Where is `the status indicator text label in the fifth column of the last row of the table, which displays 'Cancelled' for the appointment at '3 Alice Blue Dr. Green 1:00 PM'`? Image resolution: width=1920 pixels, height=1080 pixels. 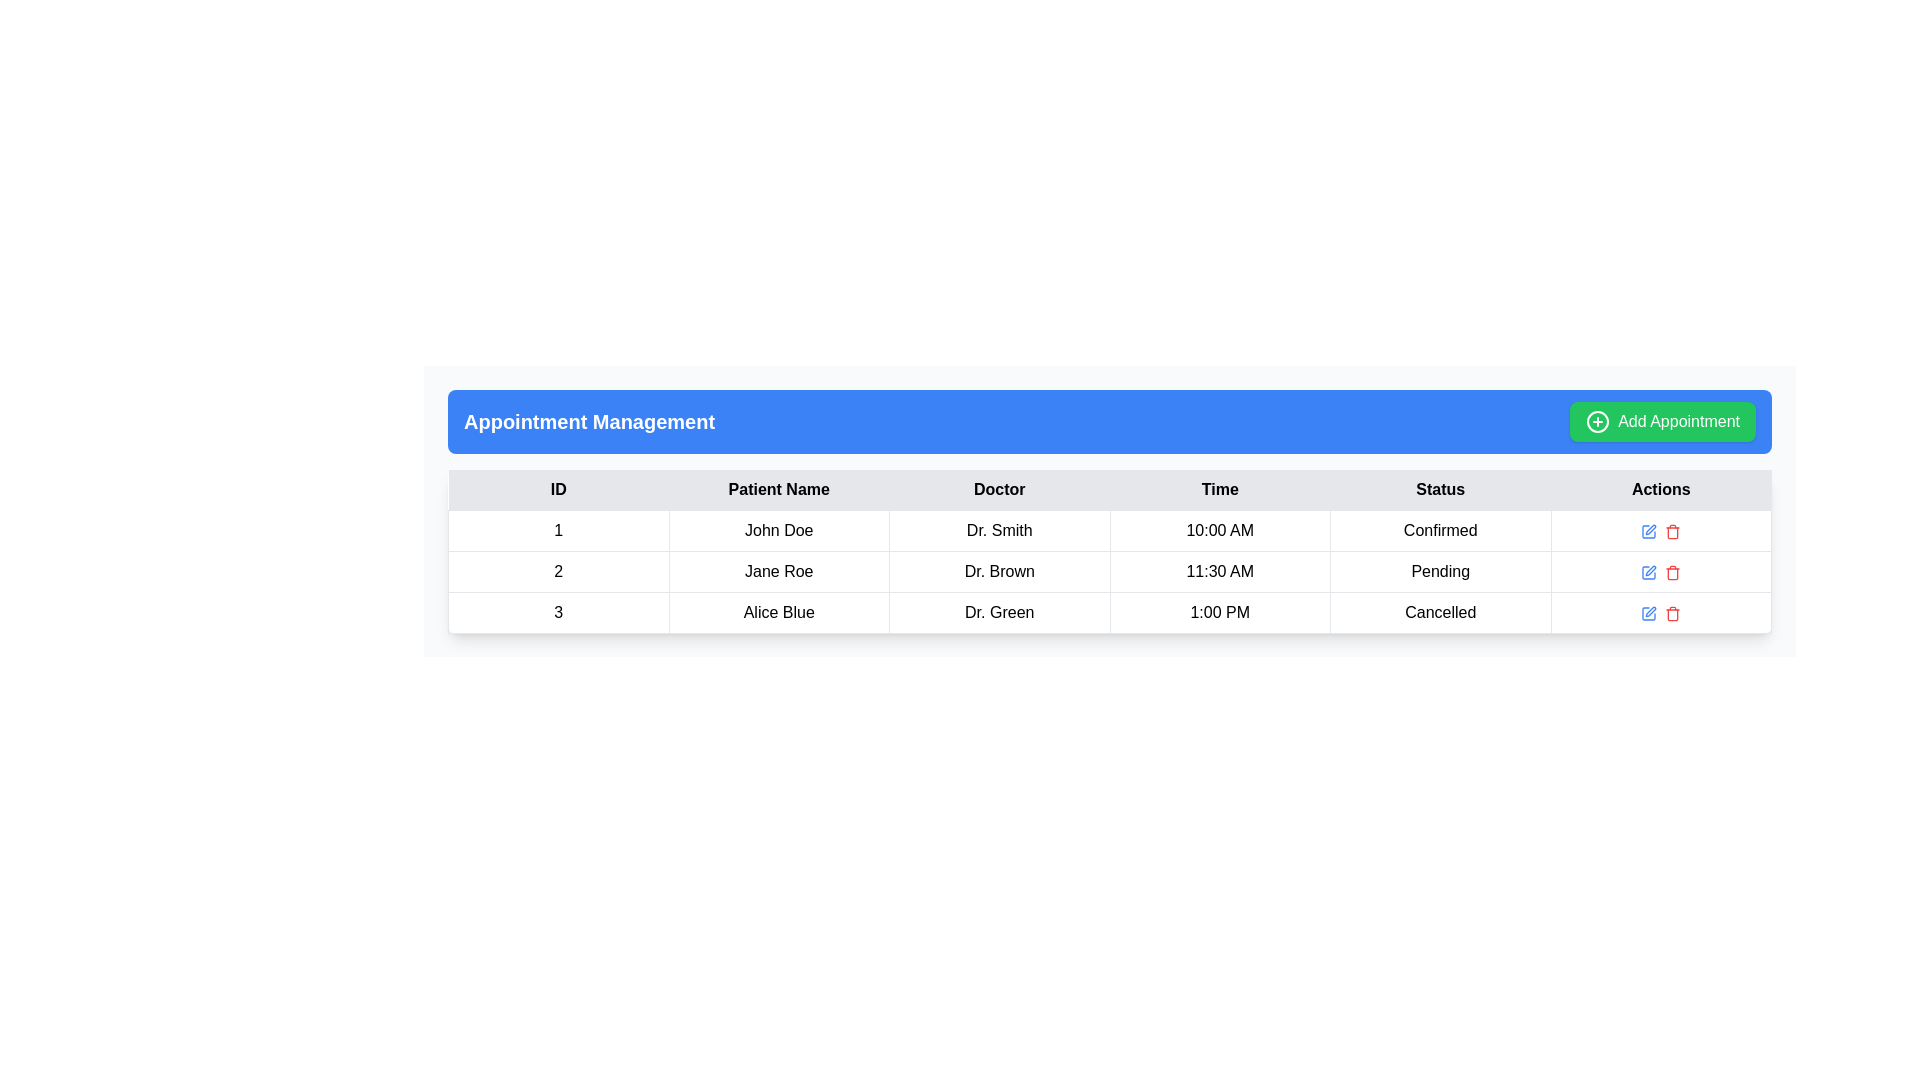
the status indicator text label in the fifth column of the last row of the table, which displays 'Cancelled' for the appointment at '3 Alice Blue Dr. Green 1:00 PM' is located at coordinates (1440, 612).